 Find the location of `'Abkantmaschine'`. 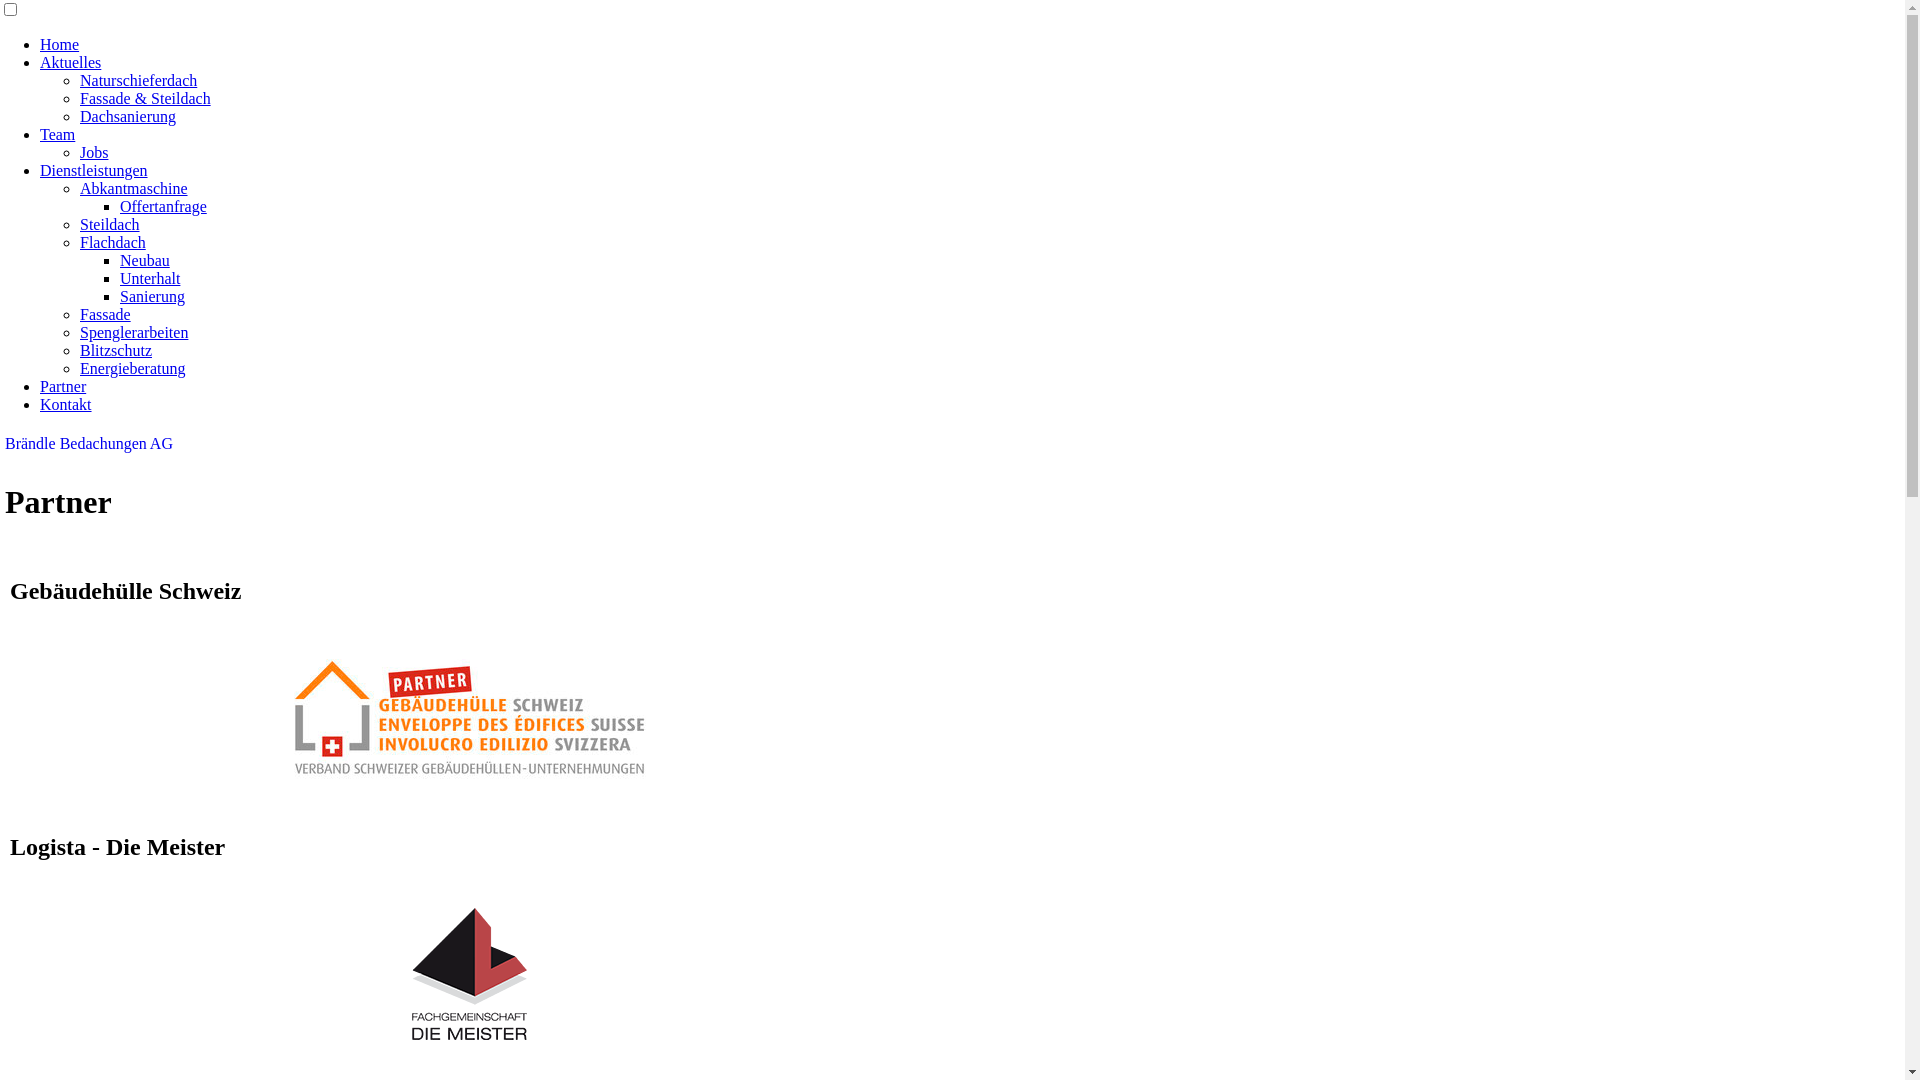

'Abkantmaschine' is located at coordinates (133, 188).